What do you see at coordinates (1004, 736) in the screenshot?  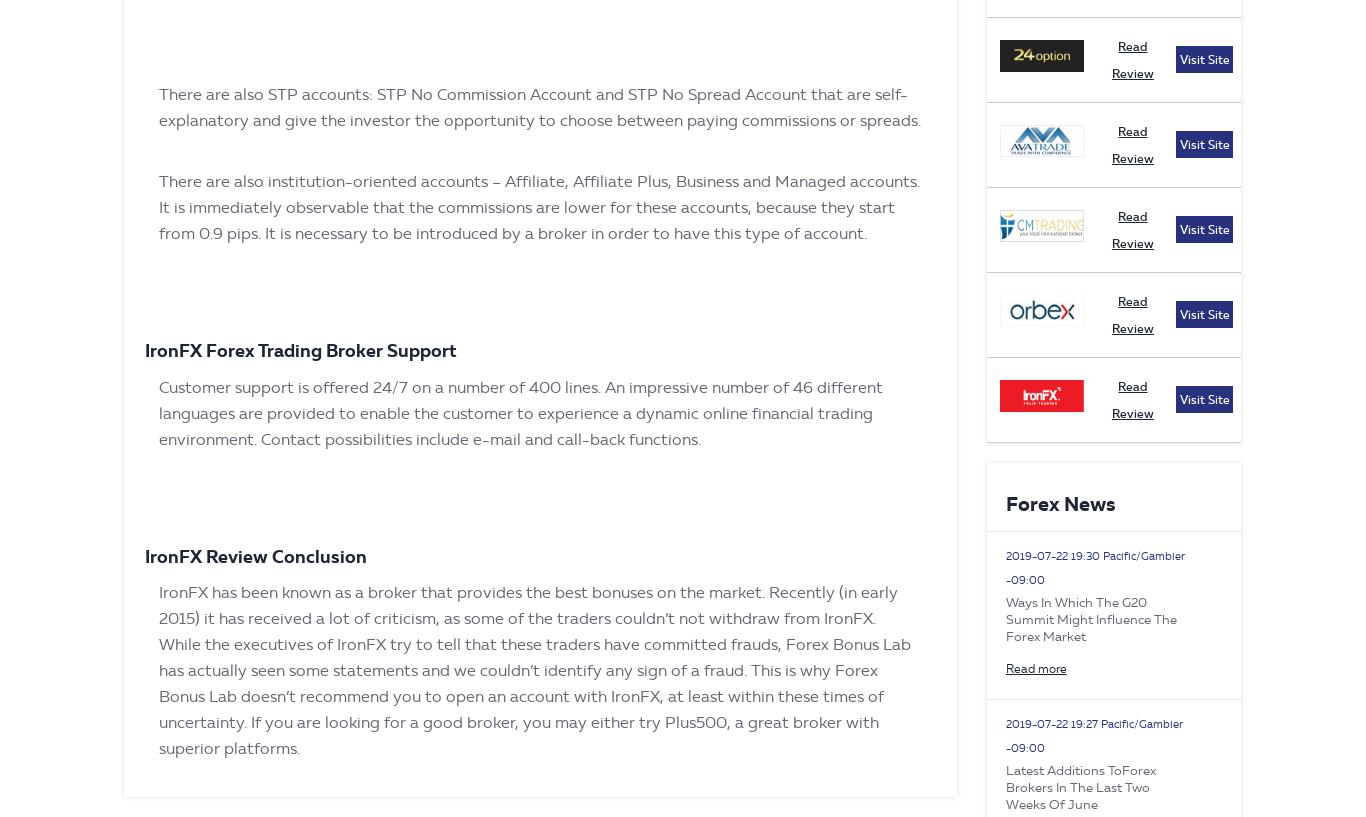 I see `'2019-07-22 19:27 Pacific/Gambier -09:00'` at bounding box center [1004, 736].